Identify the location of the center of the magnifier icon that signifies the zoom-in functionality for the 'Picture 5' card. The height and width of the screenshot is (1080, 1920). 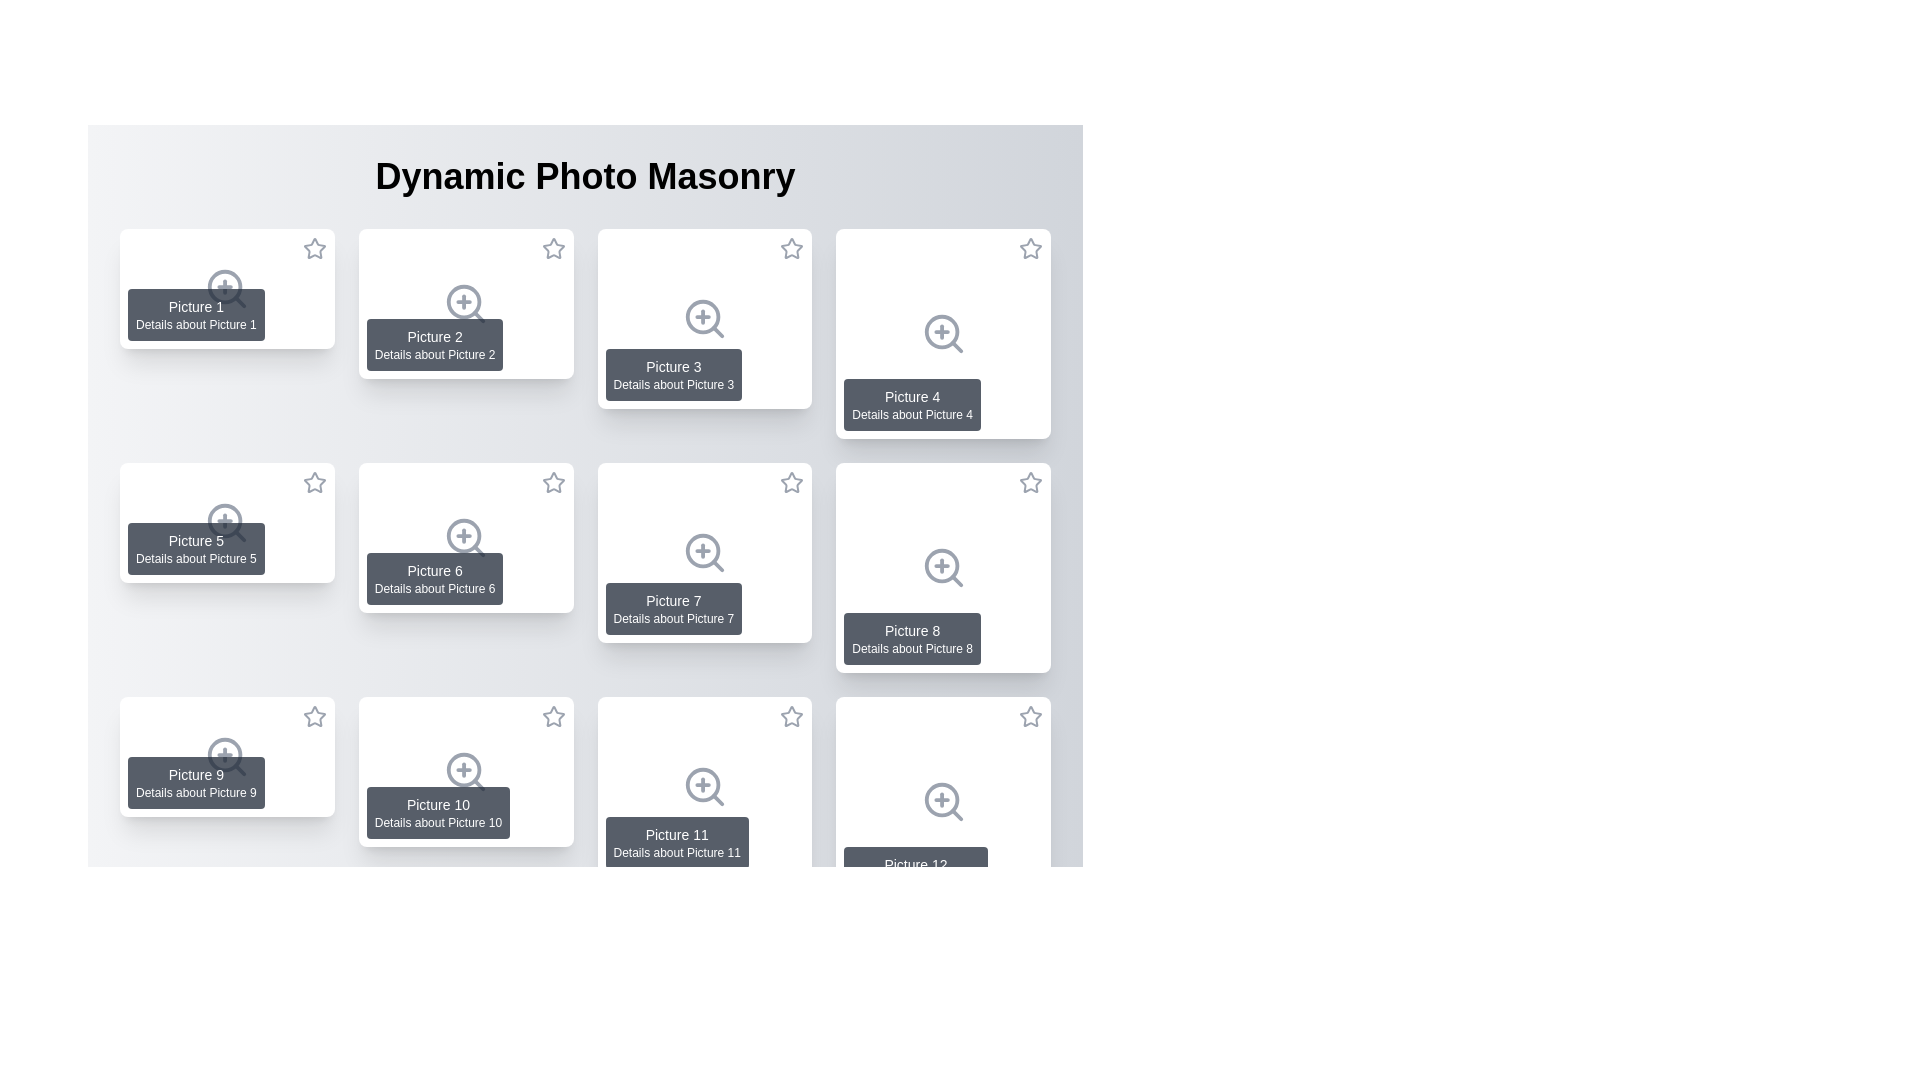
(225, 520).